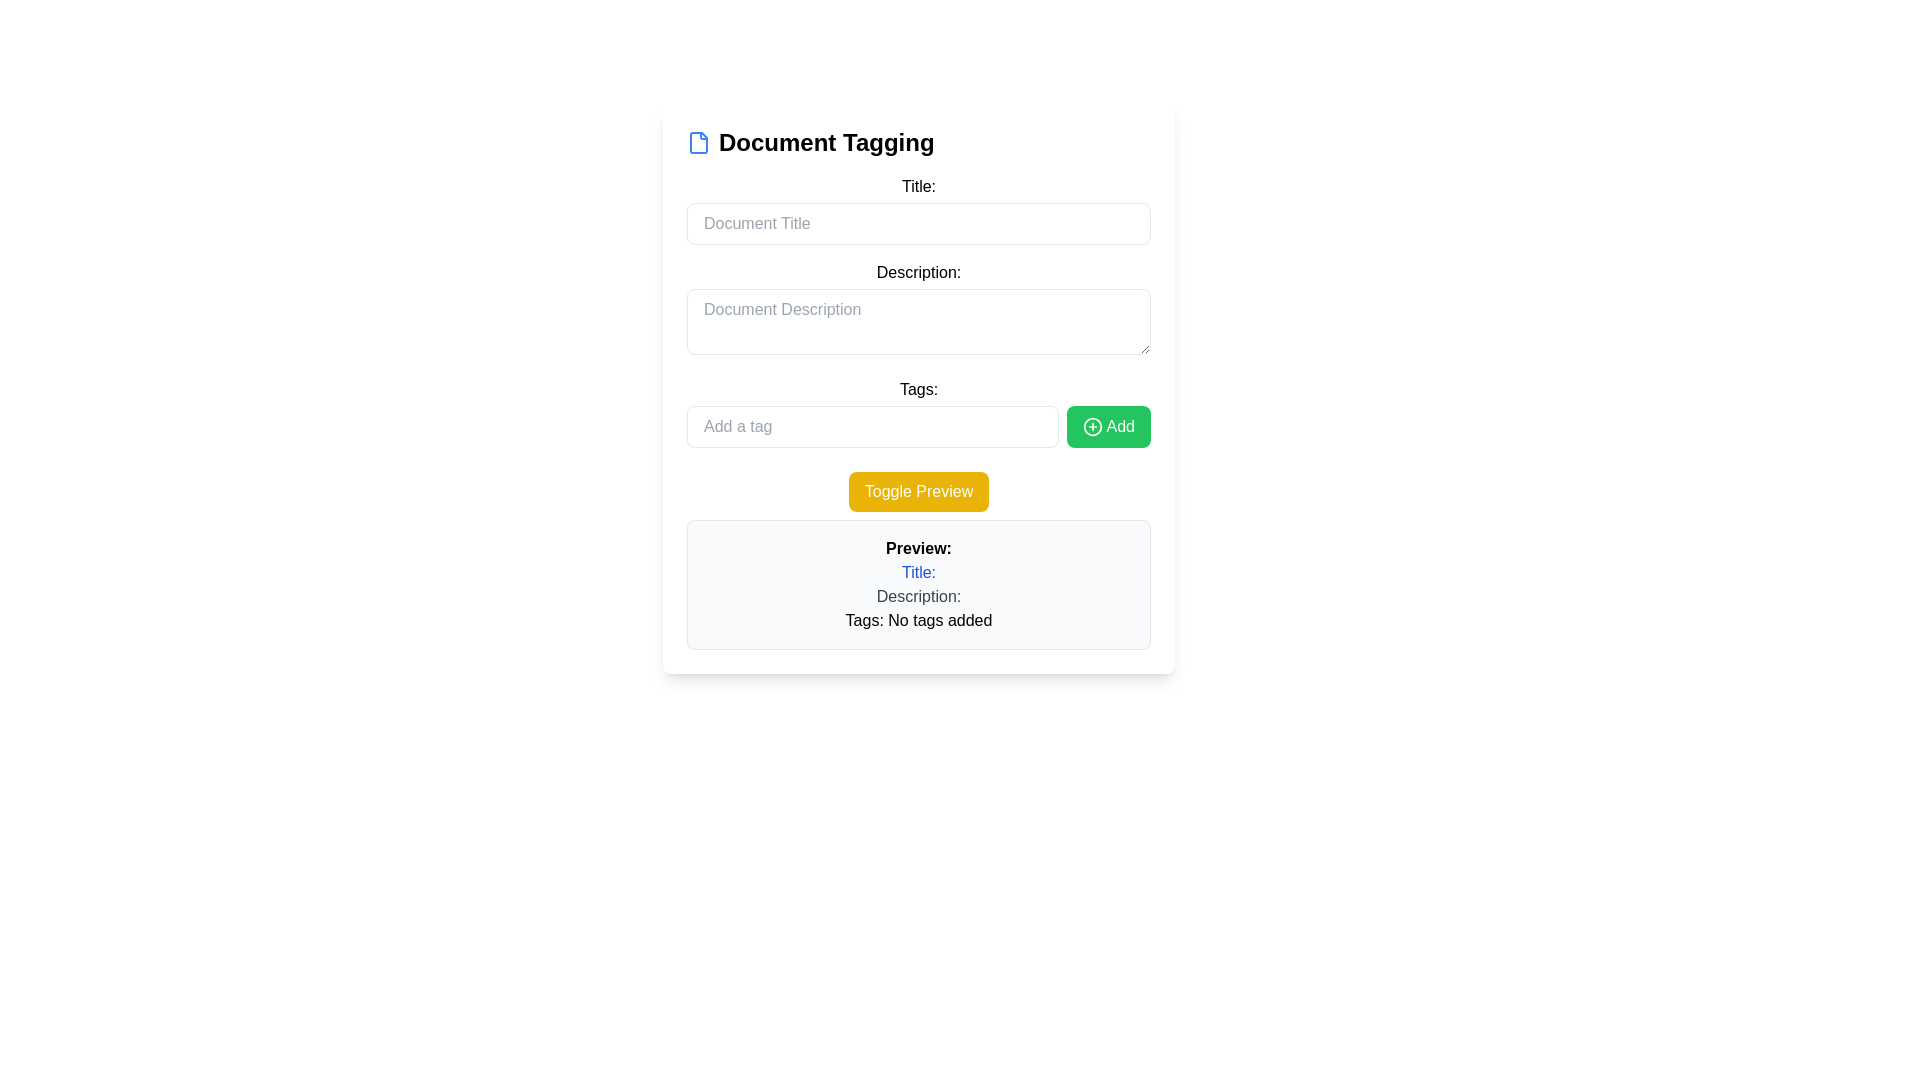 This screenshot has height=1080, width=1920. What do you see at coordinates (1107, 426) in the screenshot?
I see `the 'Add' button with a green background and white text located to the right of the 'Tags' input field in the 'Document Tagging' form` at bounding box center [1107, 426].